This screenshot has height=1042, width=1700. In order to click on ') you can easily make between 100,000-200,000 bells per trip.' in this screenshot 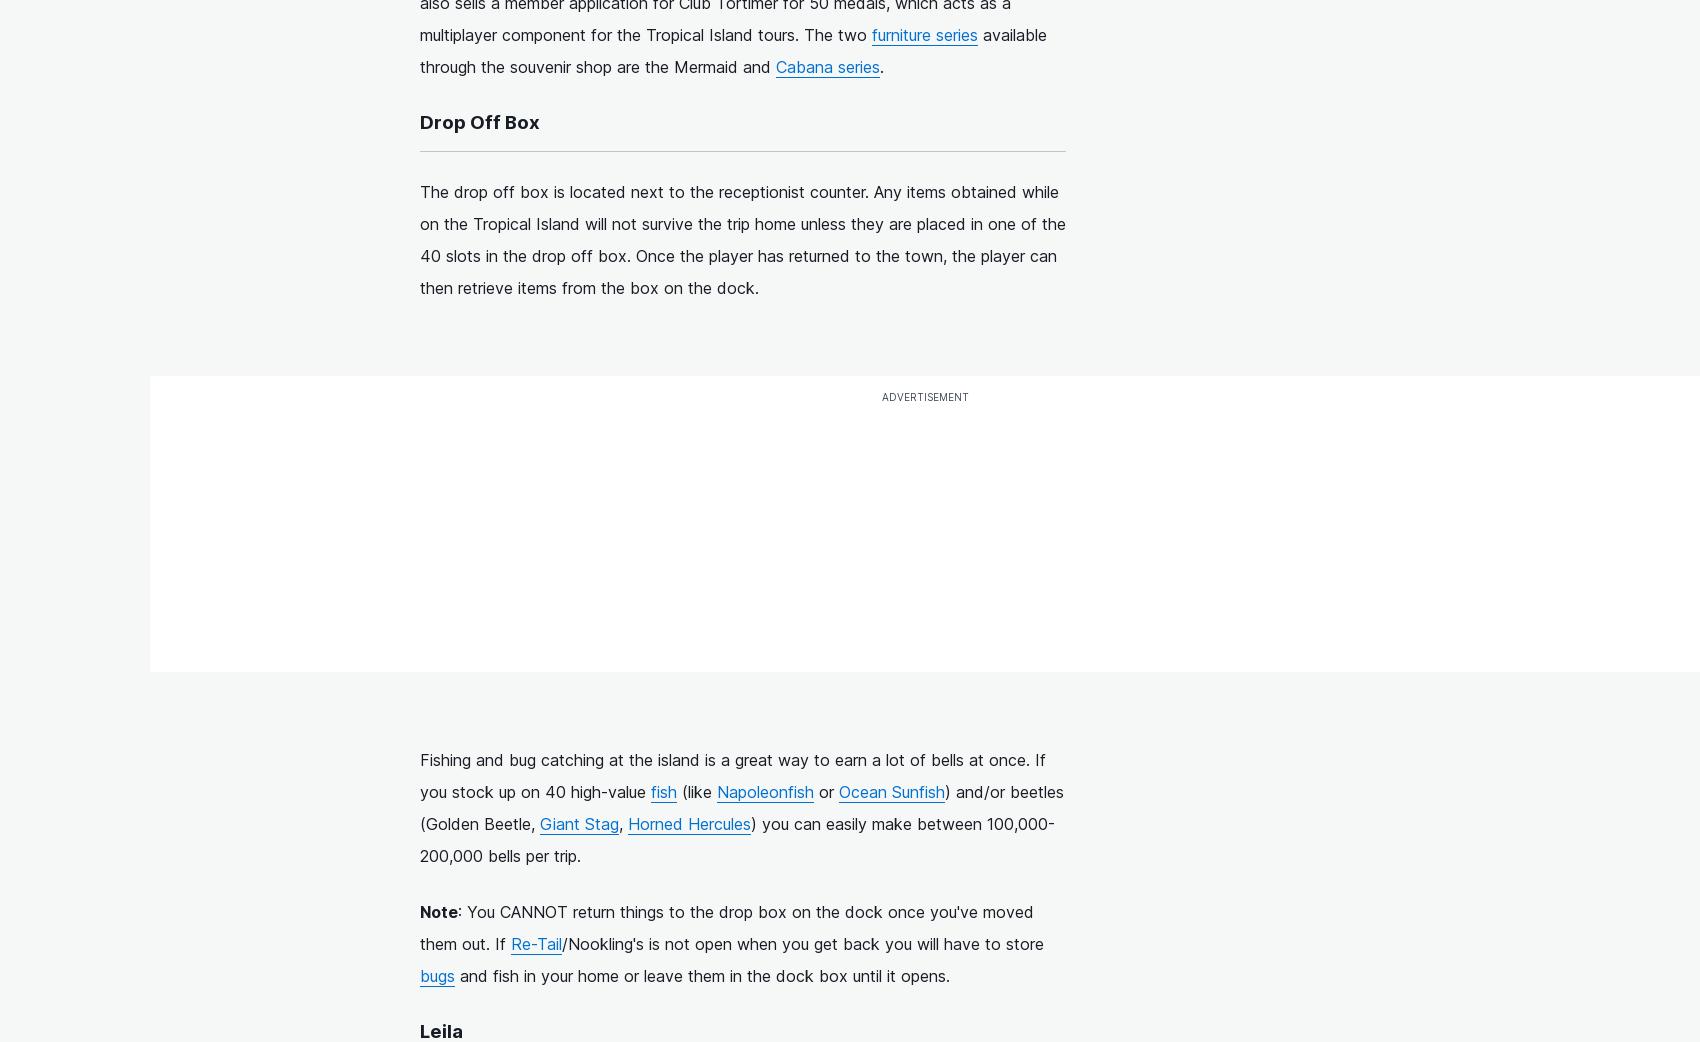, I will do `click(419, 839)`.